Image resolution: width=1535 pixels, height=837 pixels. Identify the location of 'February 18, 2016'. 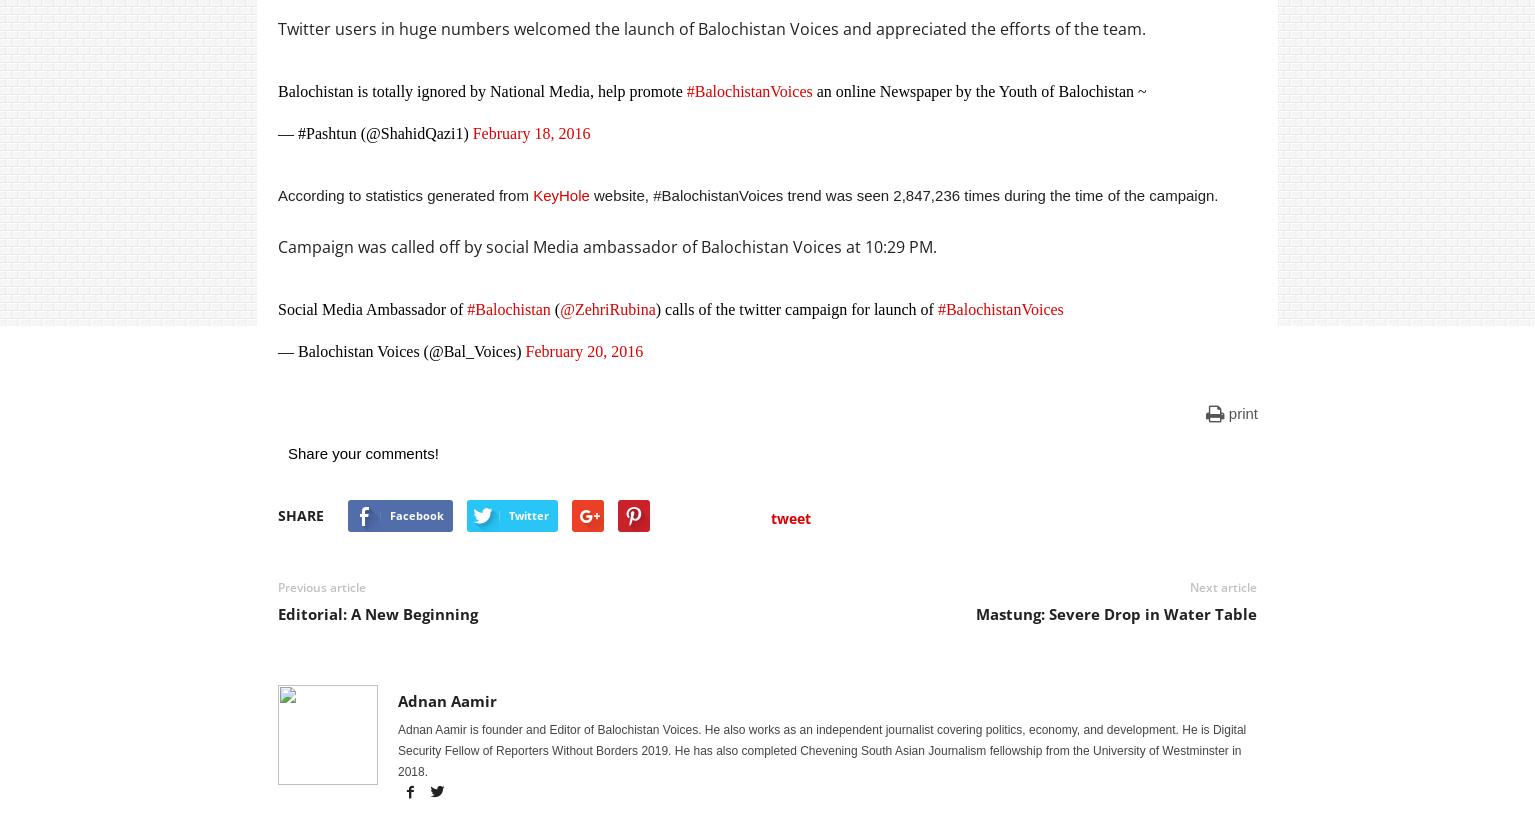
(529, 133).